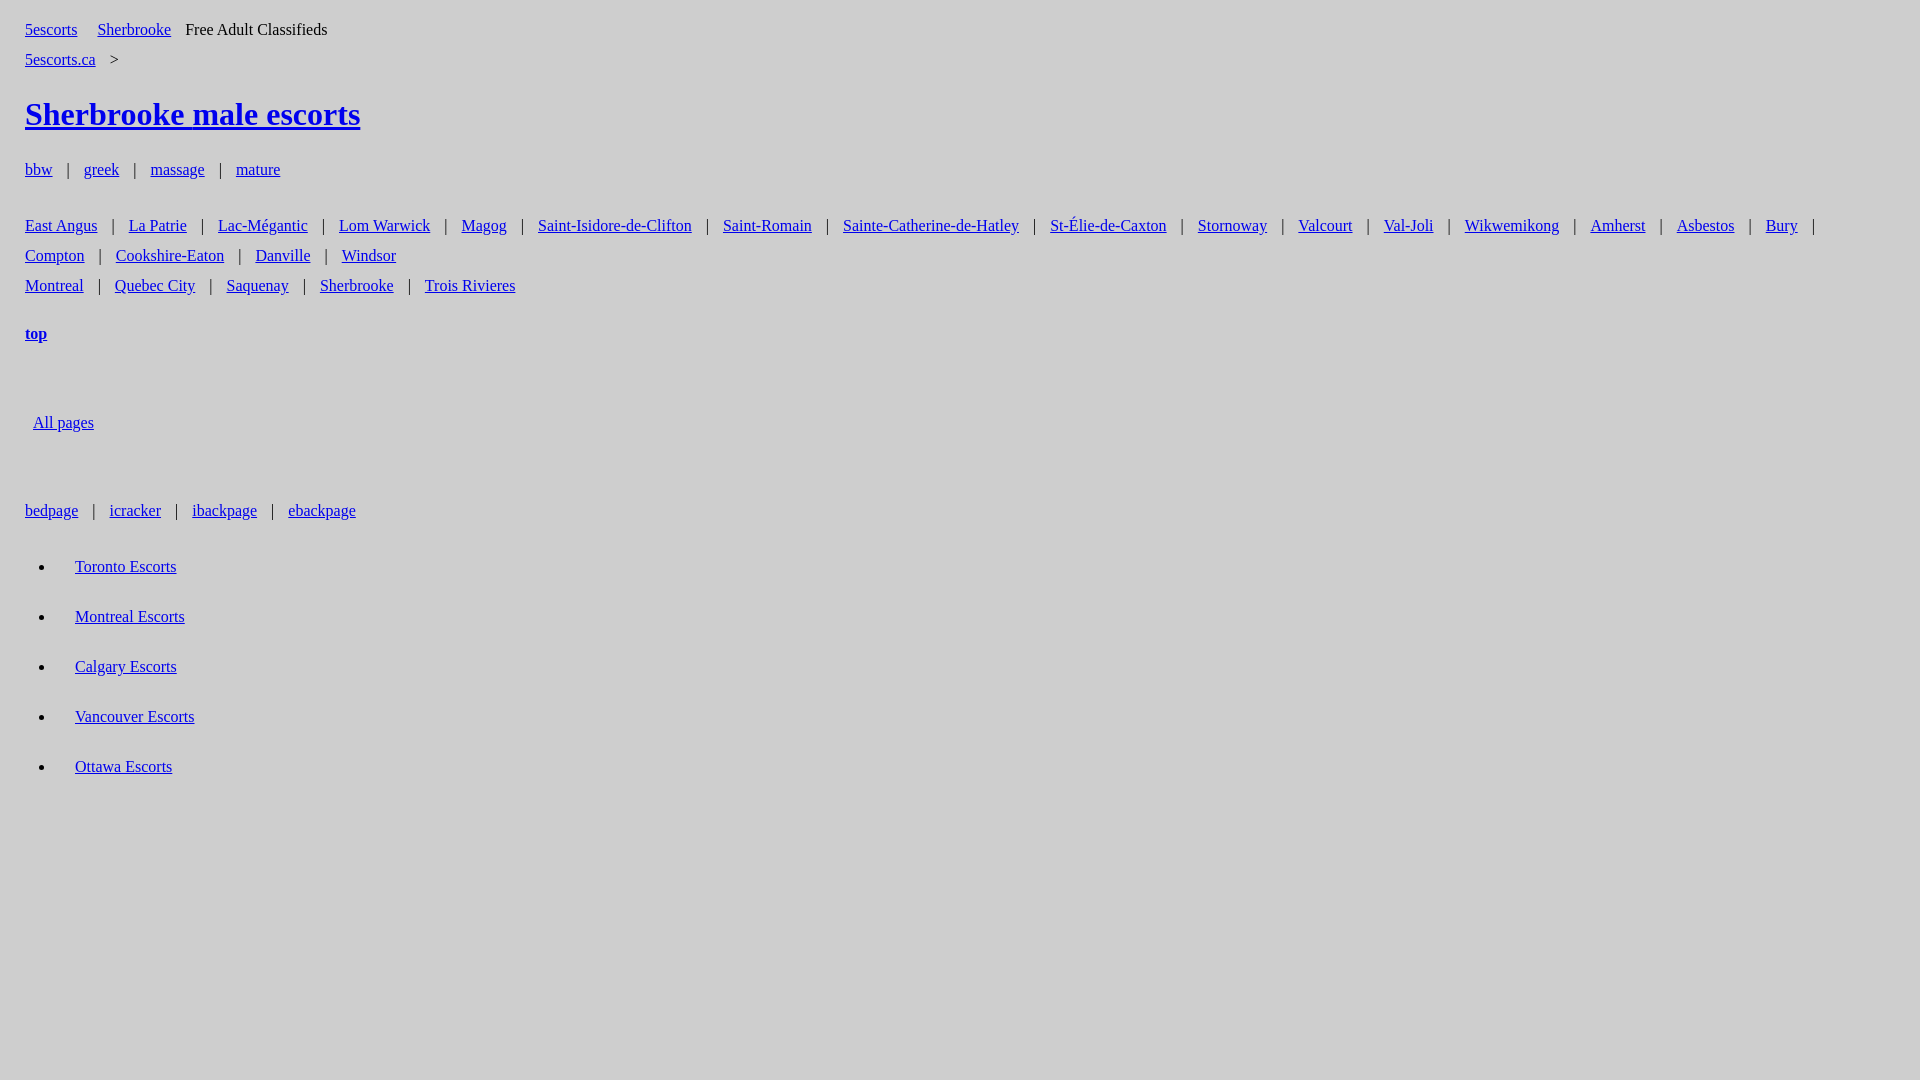 The image size is (1920, 1080). What do you see at coordinates (1231, 225) in the screenshot?
I see `'Stornoway'` at bounding box center [1231, 225].